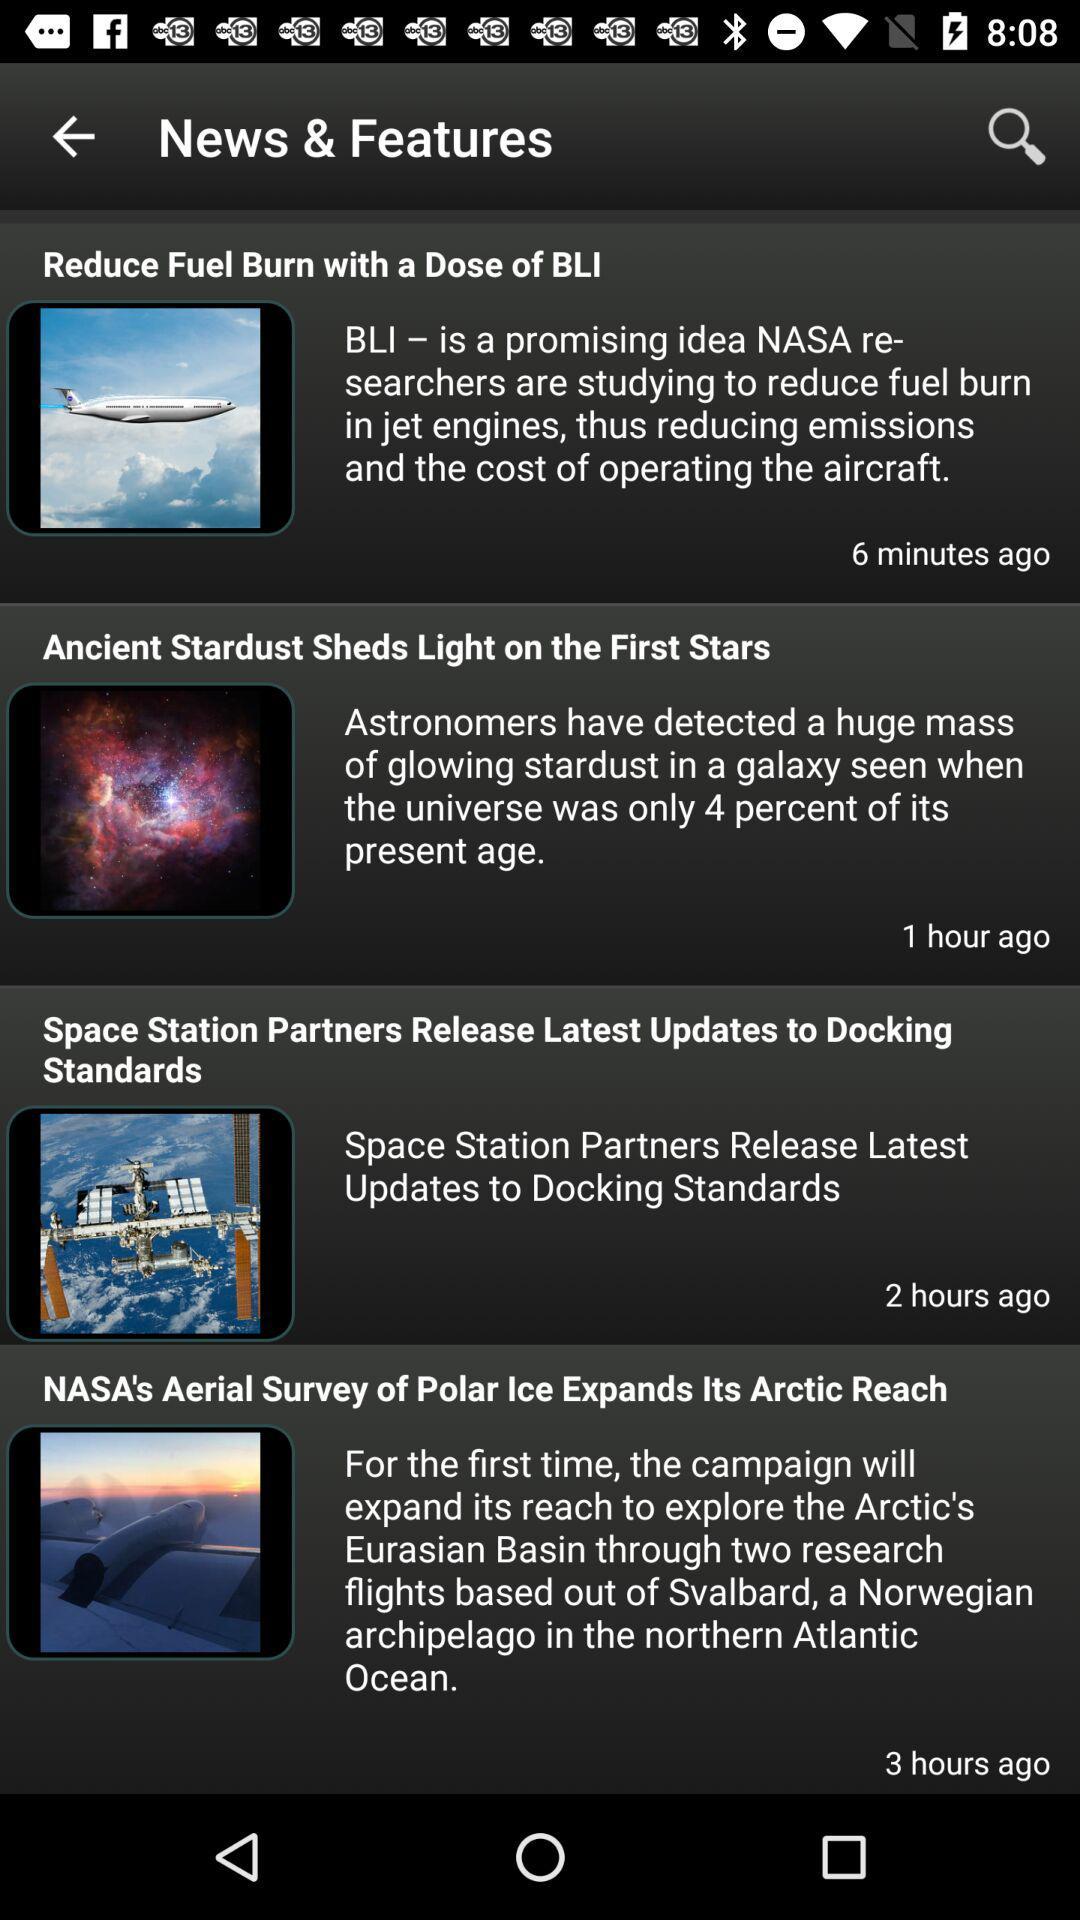  I want to click on item next to news & features item, so click(1017, 135).